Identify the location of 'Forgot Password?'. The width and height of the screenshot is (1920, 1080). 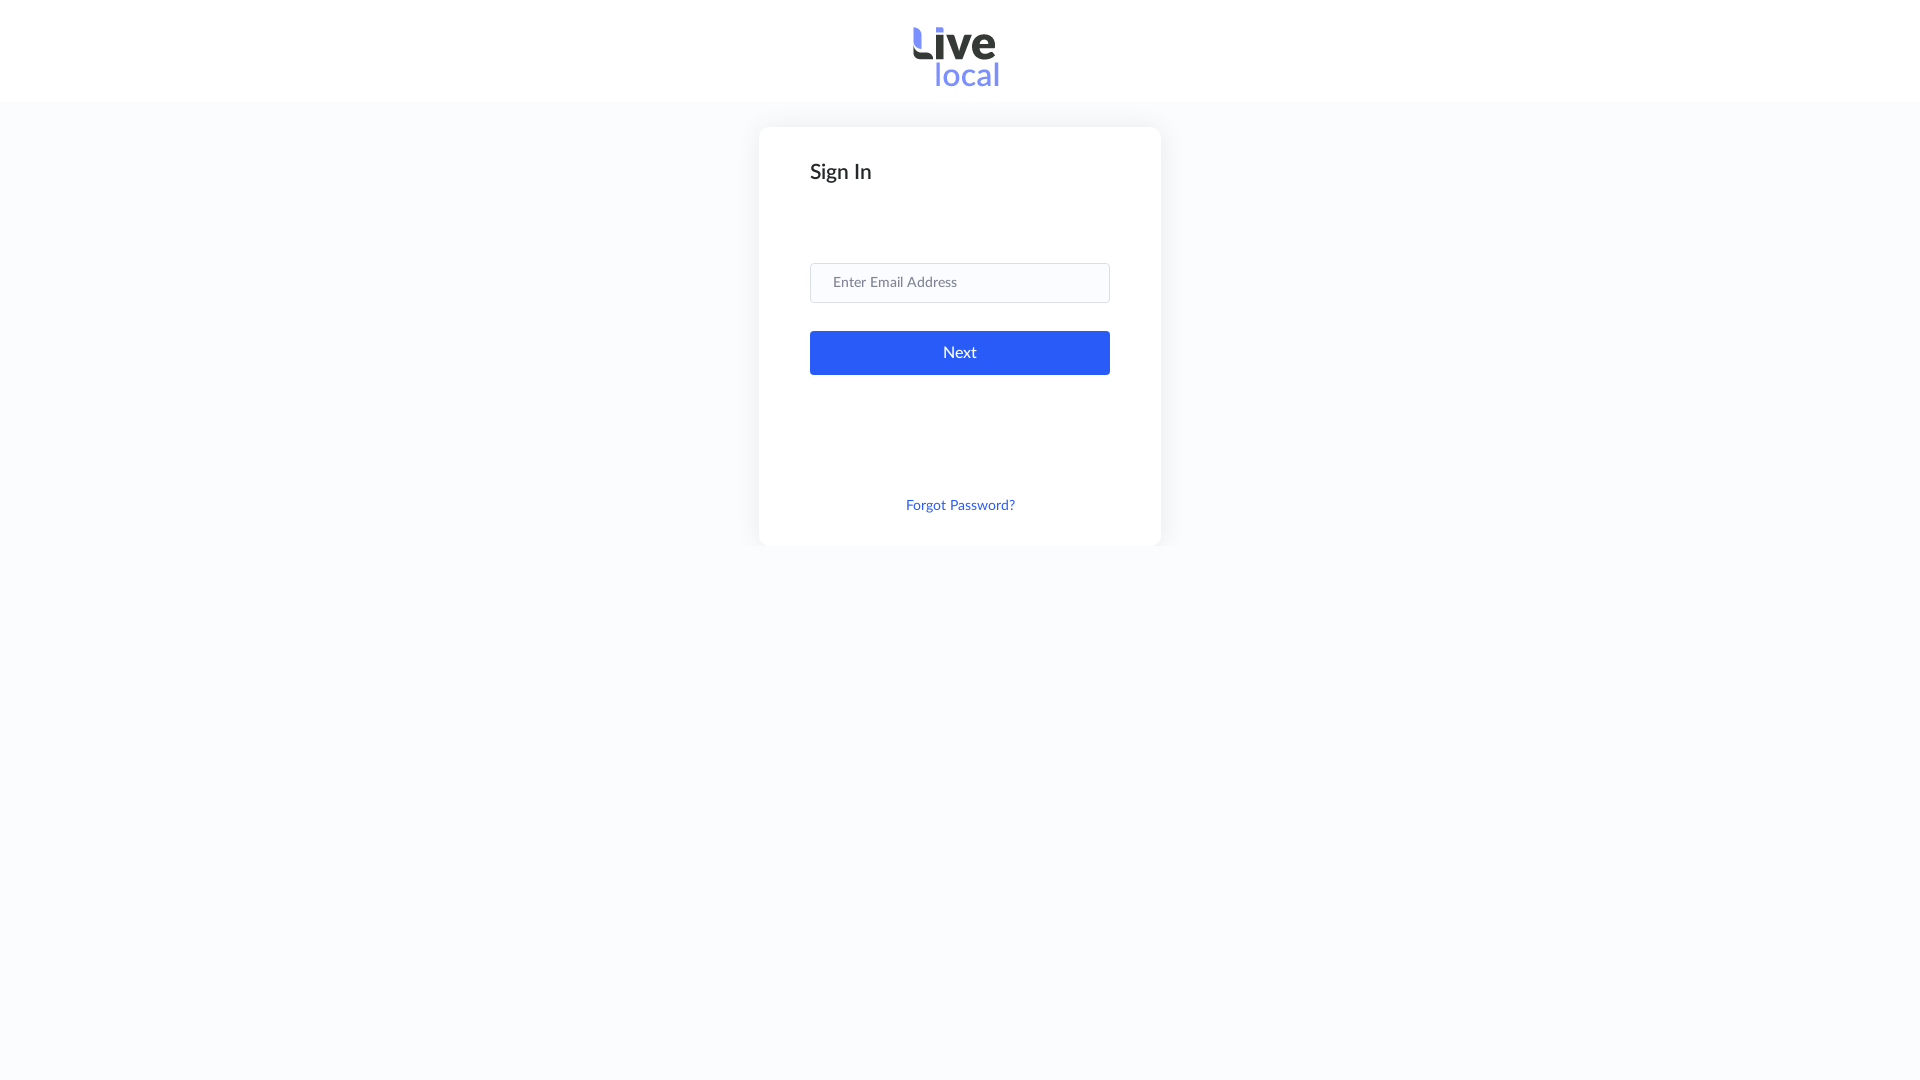
(905, 504).